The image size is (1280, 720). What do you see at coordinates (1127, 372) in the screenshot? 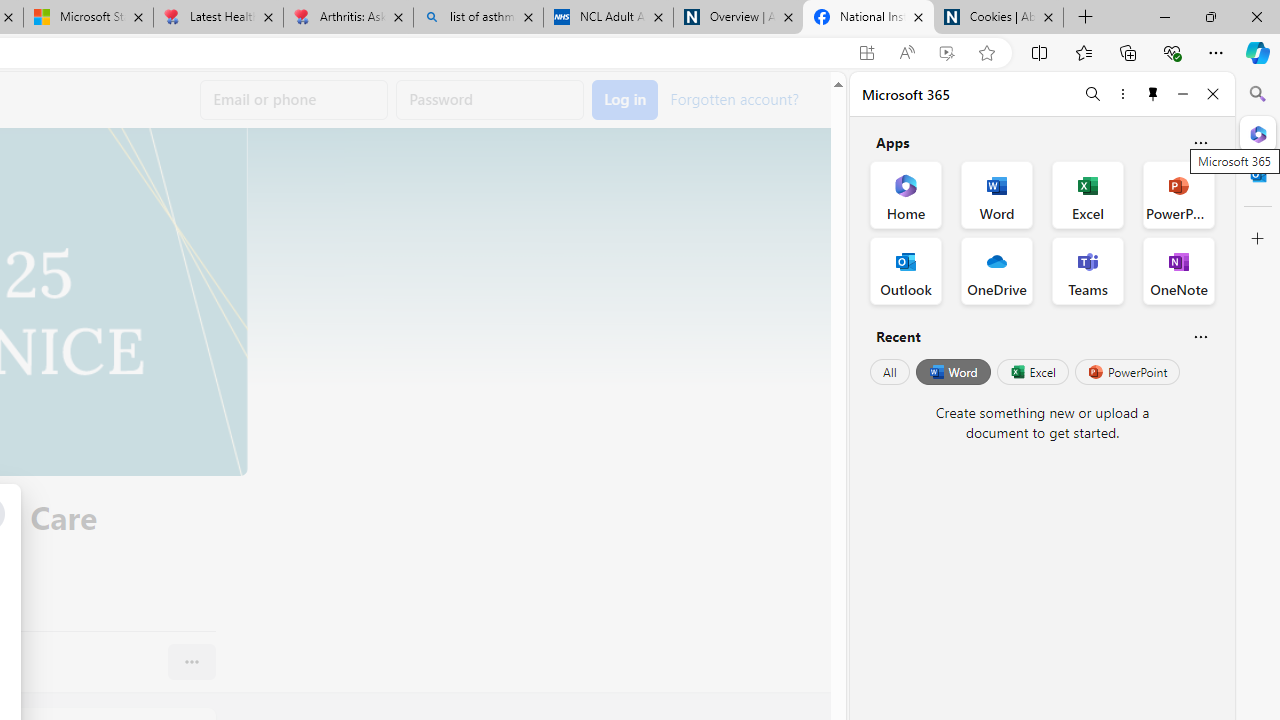
I see `'PowerPoint'` at bounding box center [1127, 372].